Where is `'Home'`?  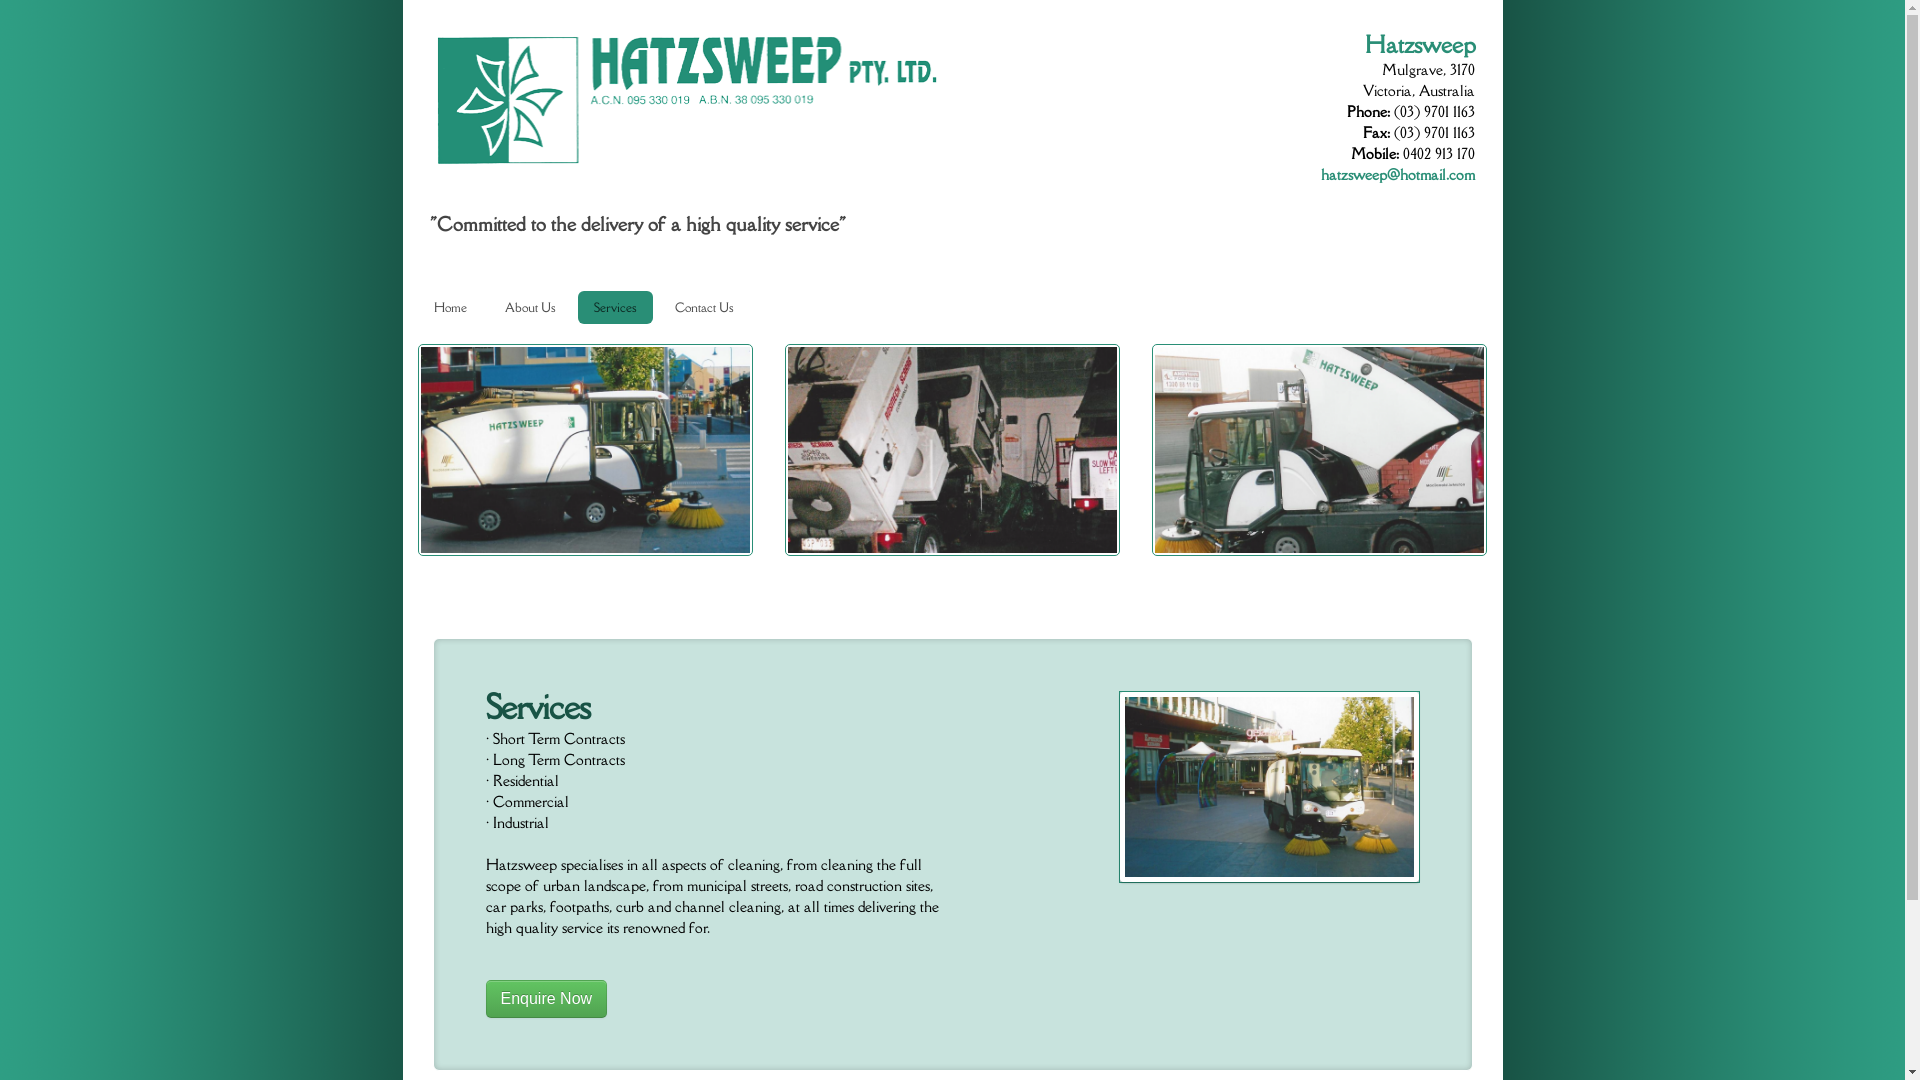
'Home' is located at coordinates (416, 307).